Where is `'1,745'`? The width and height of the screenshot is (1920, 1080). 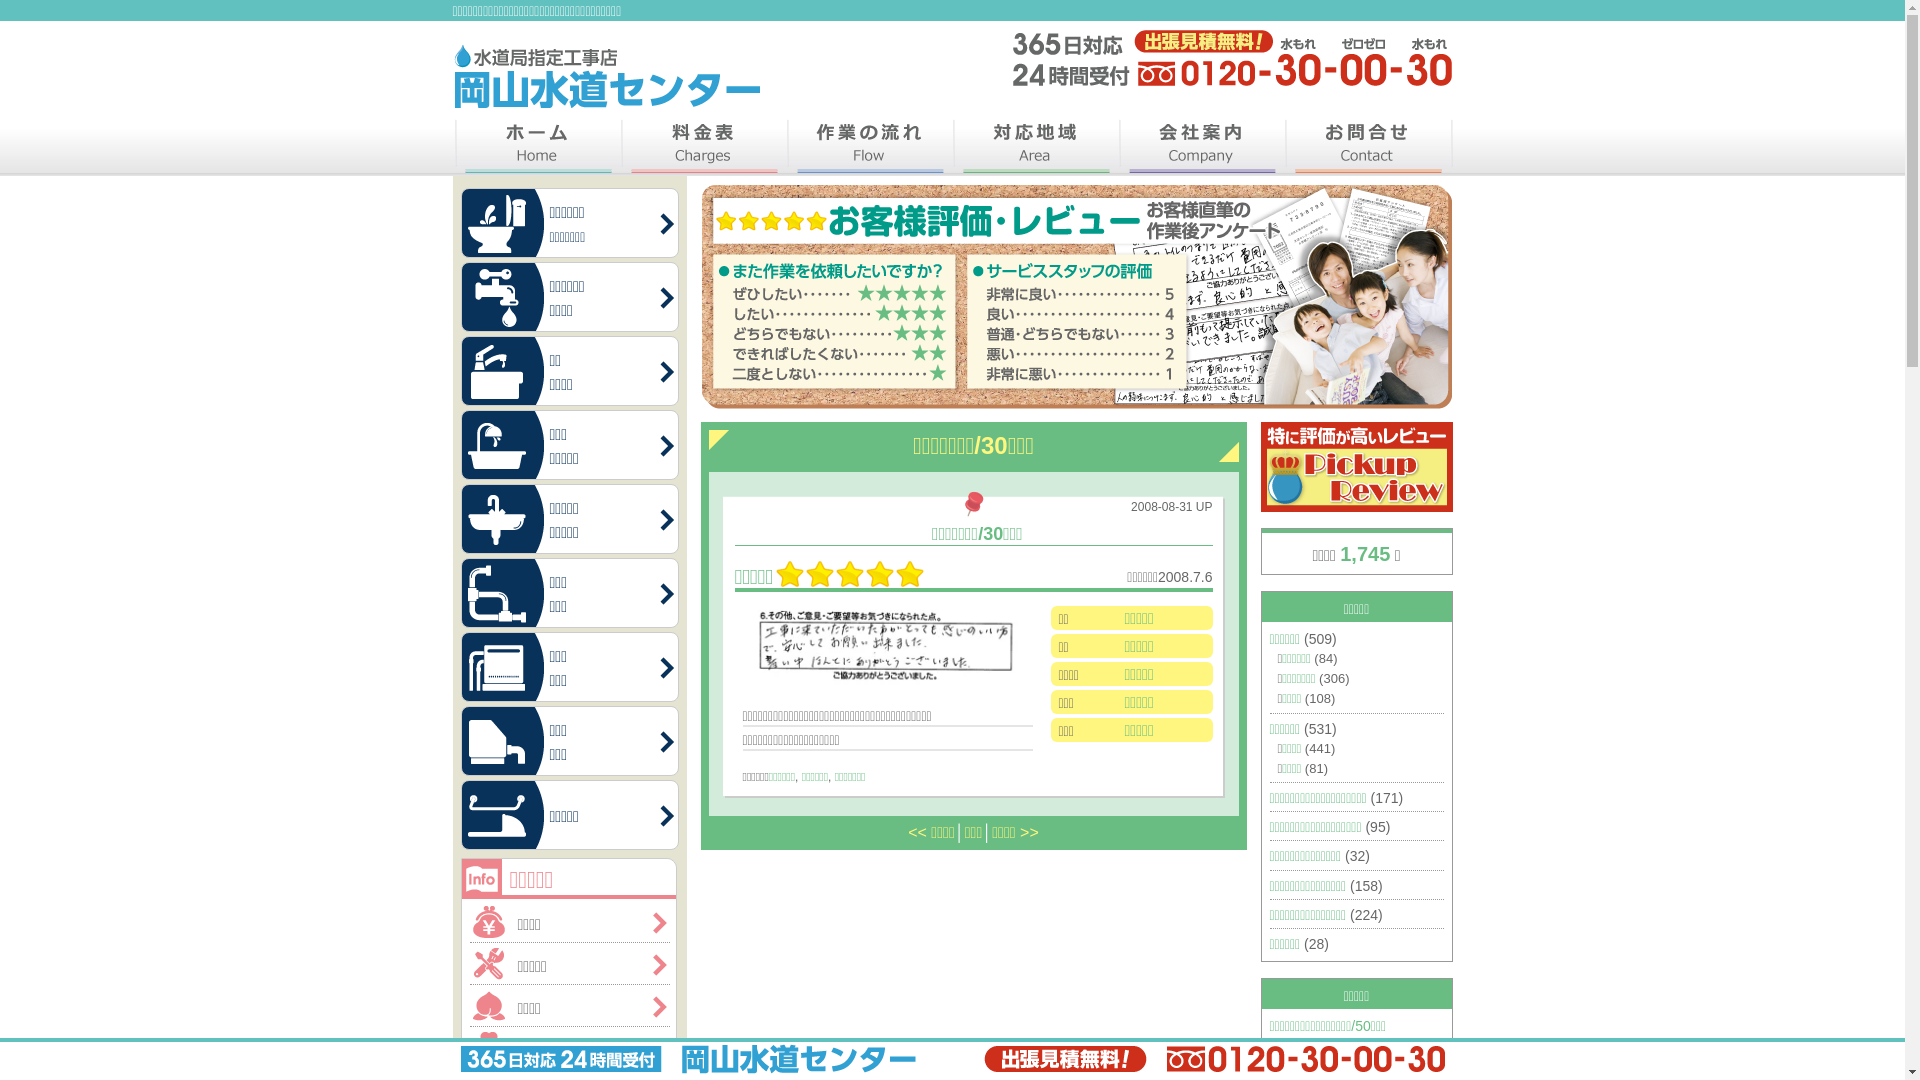 '1,745' is located at coordinates (1363, 554).